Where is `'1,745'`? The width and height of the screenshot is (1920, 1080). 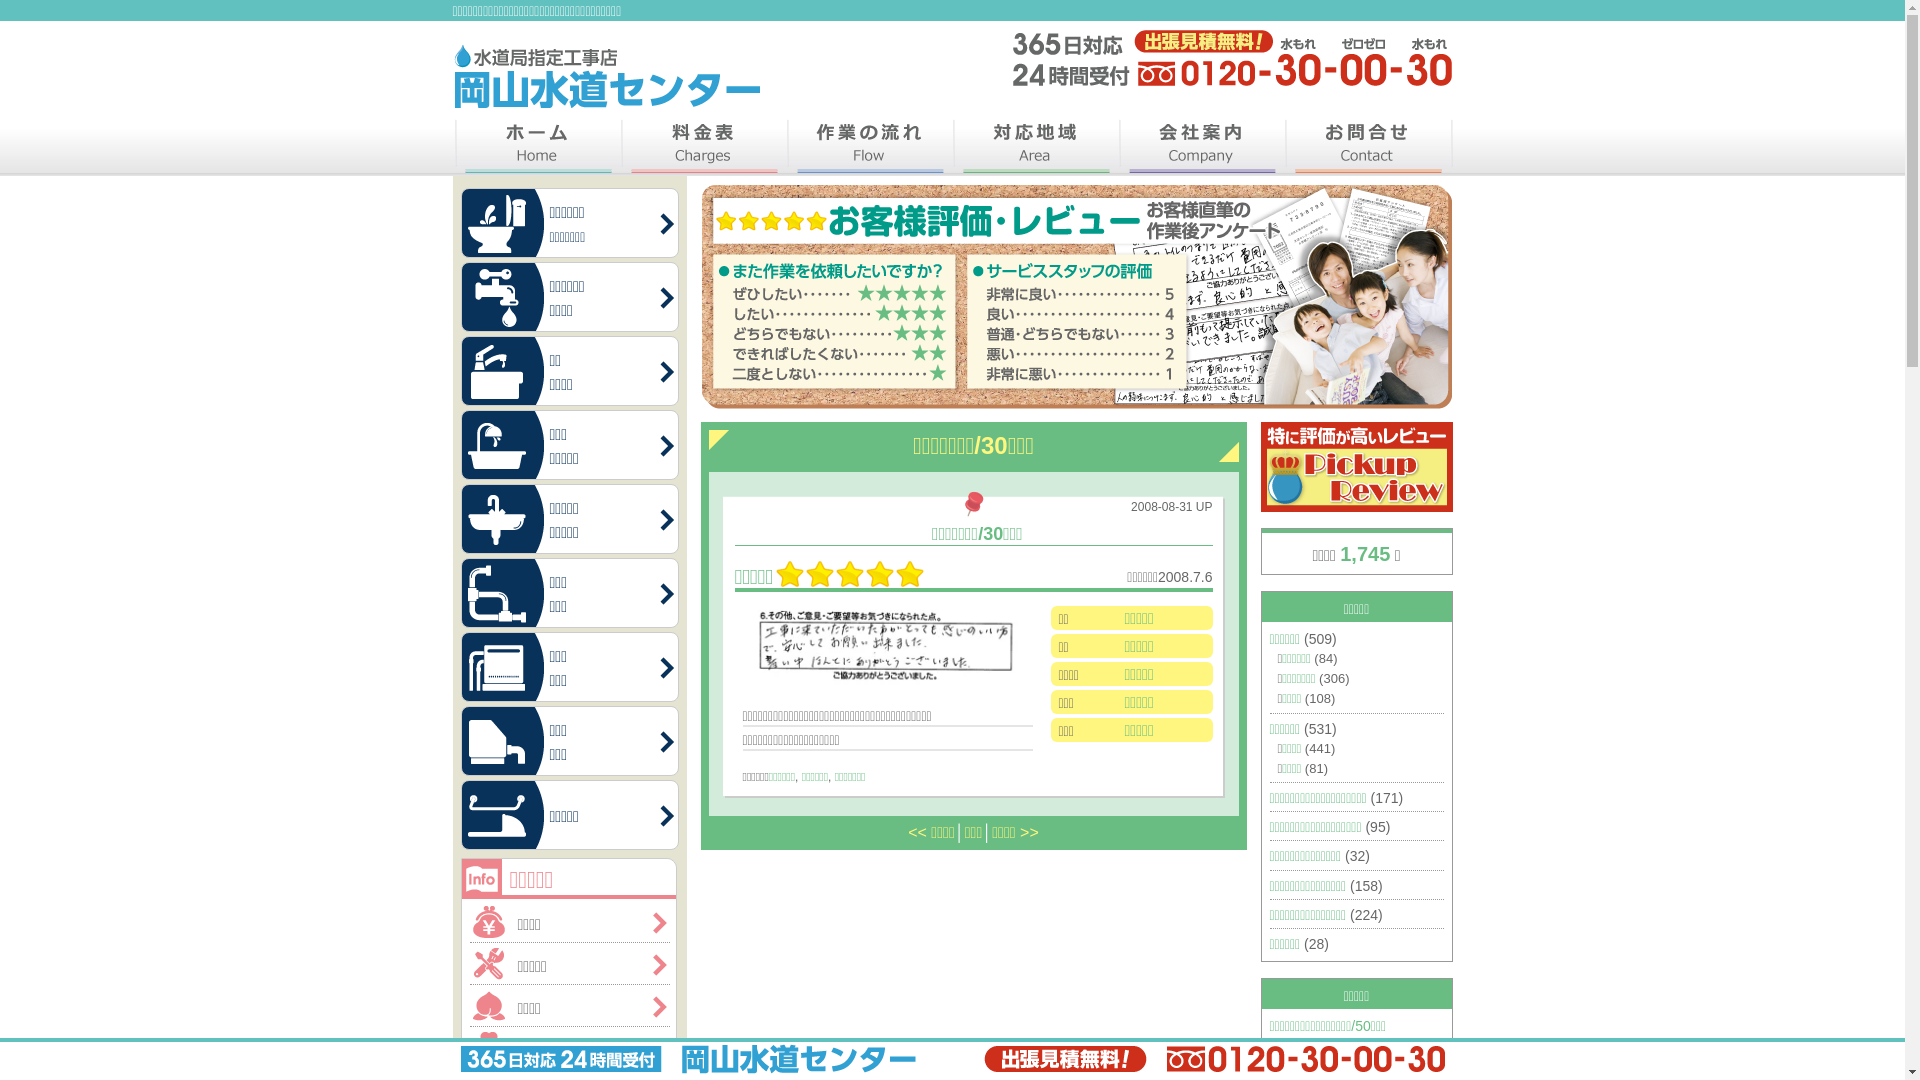 '1,745' is located at coordinates (1363, 554).